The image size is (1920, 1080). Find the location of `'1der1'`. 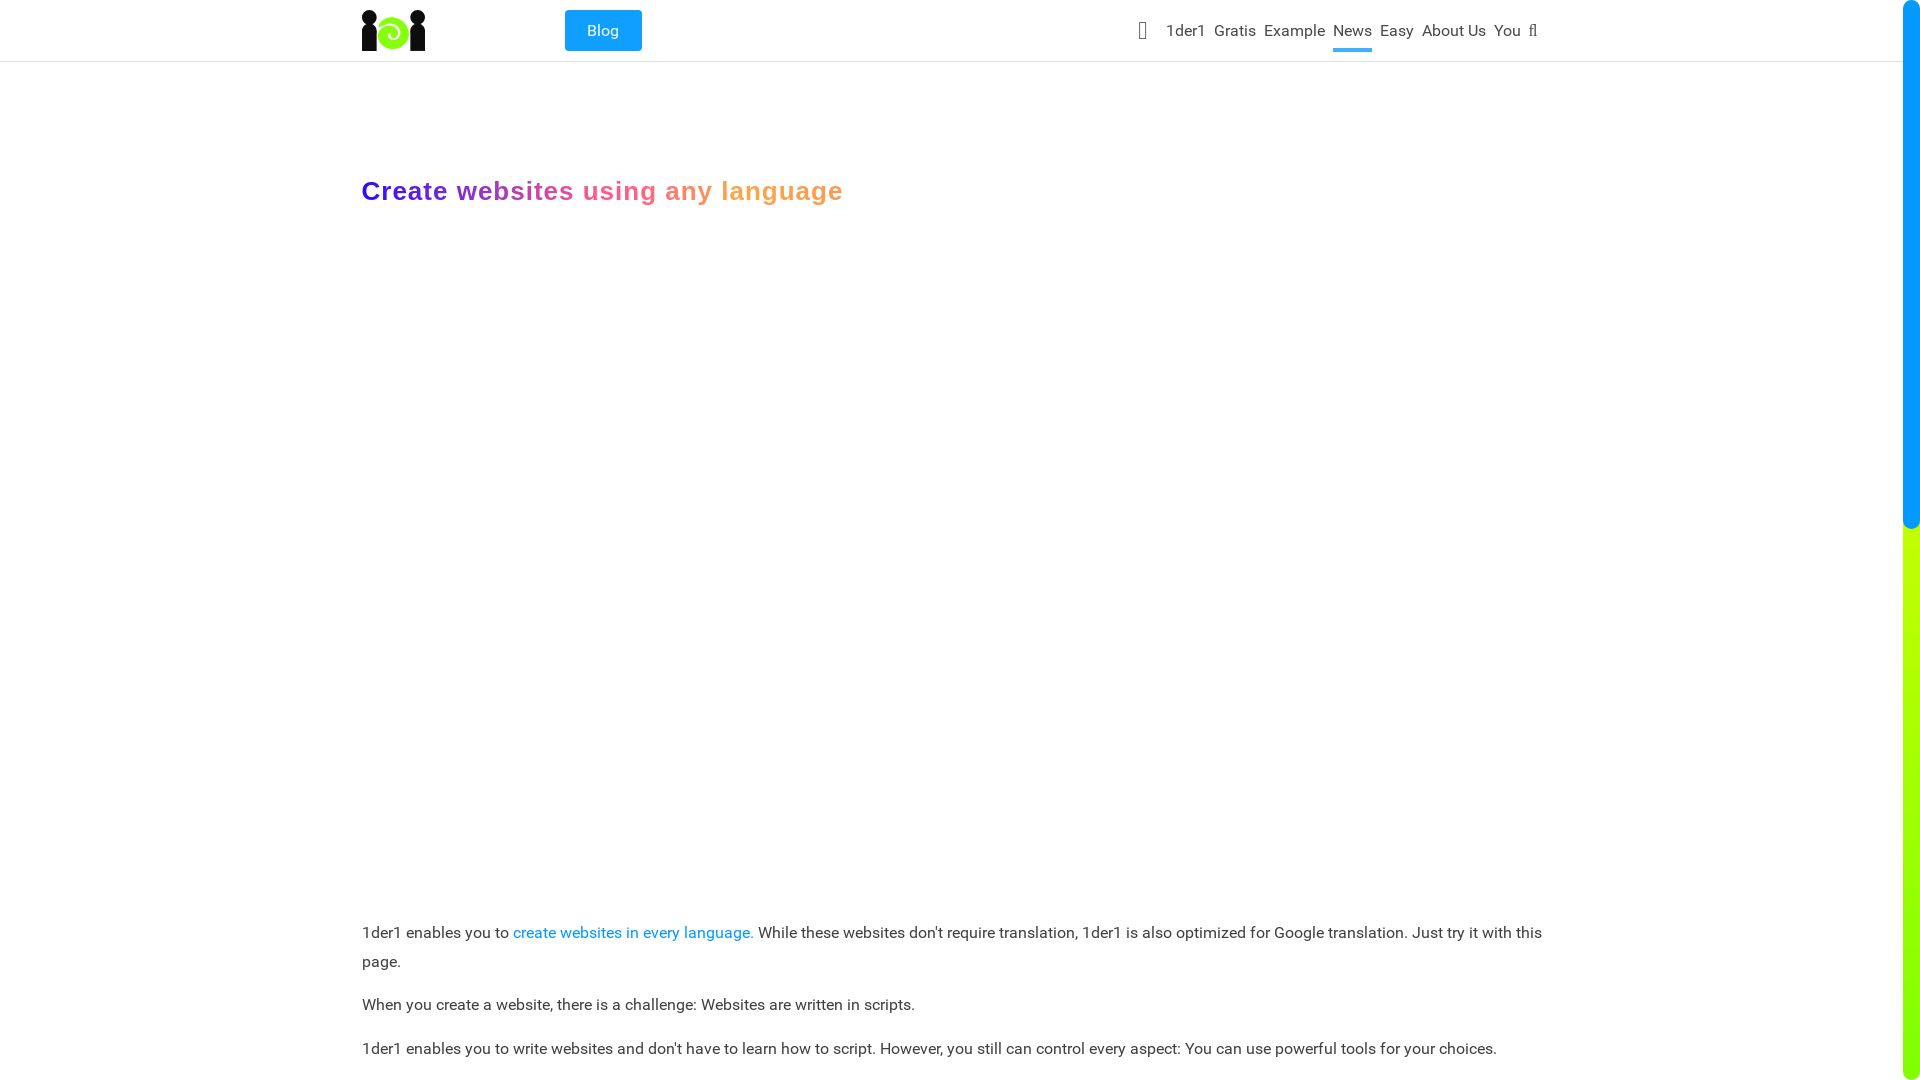

'1der1' is located at coordinates (1166, 34).